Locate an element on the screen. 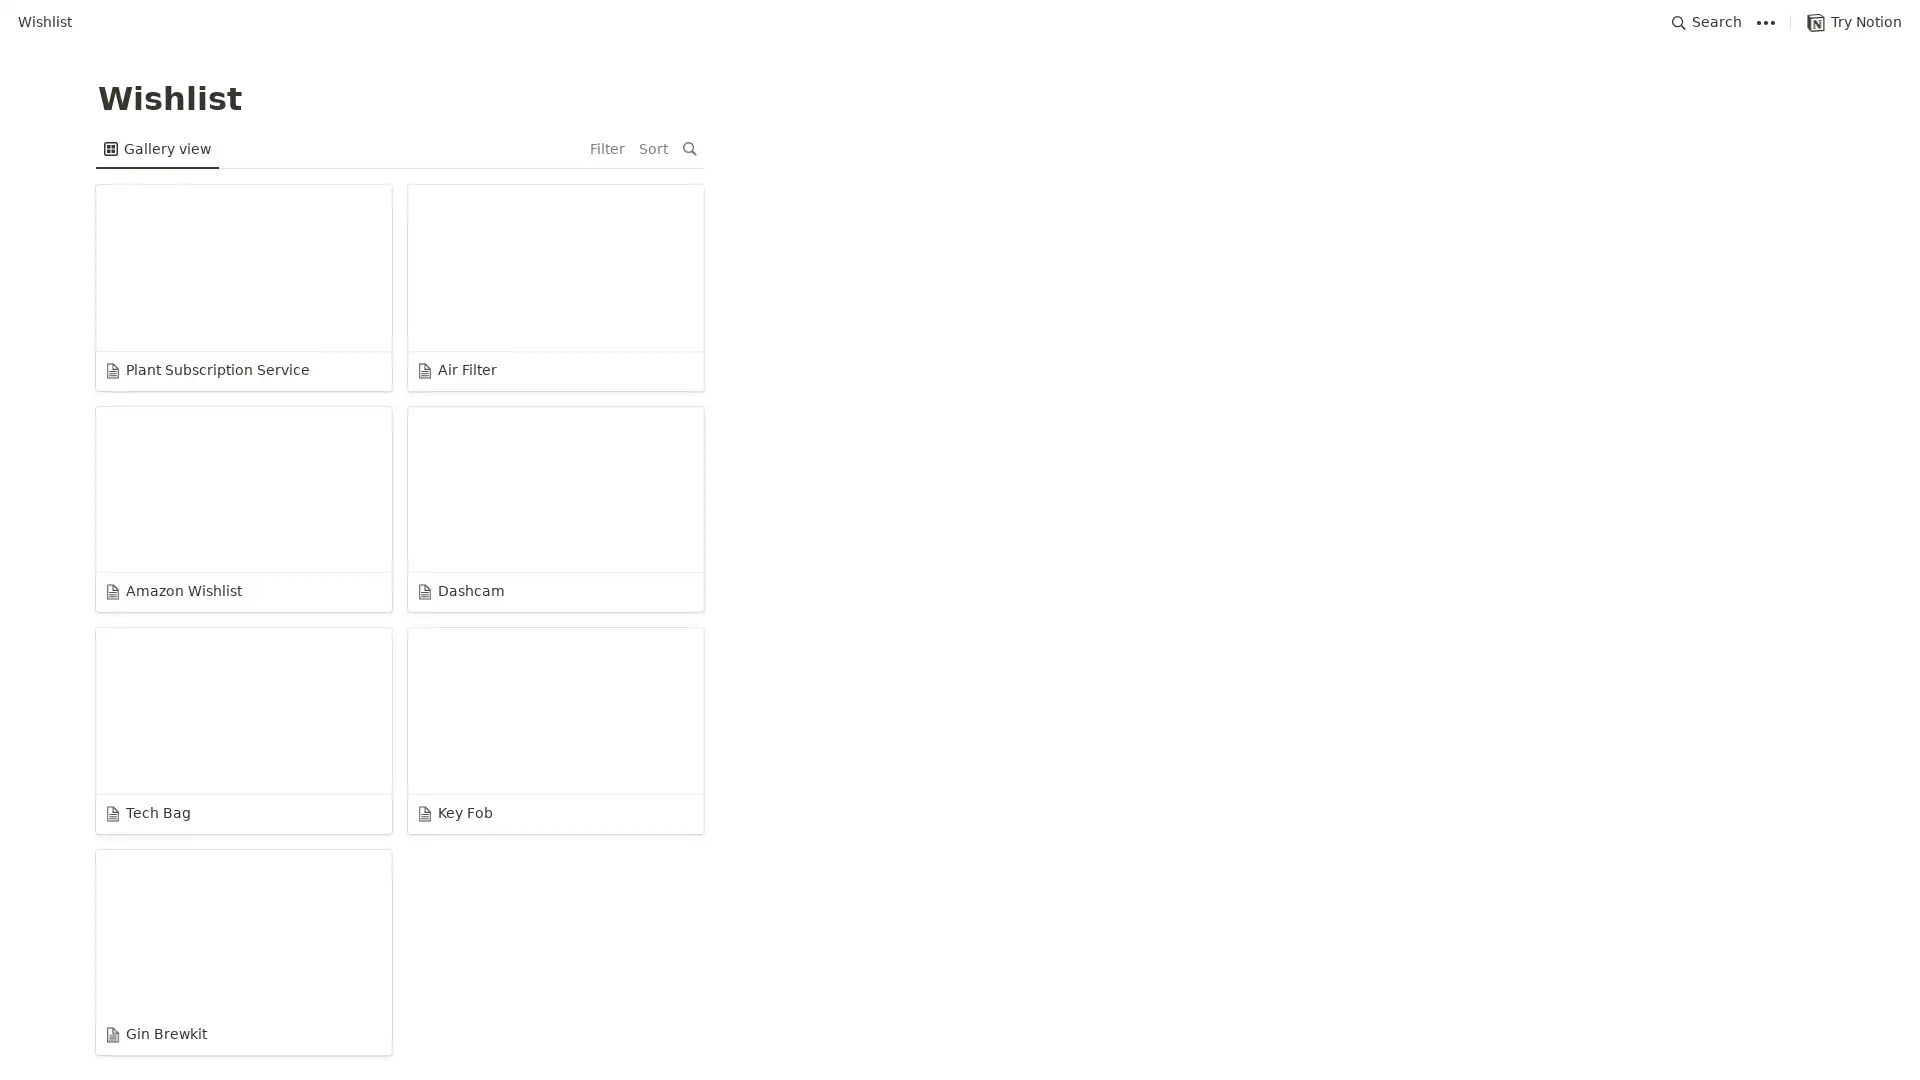 The image size is (1920, 1080). Sort is located at coordinates (1773, 148).